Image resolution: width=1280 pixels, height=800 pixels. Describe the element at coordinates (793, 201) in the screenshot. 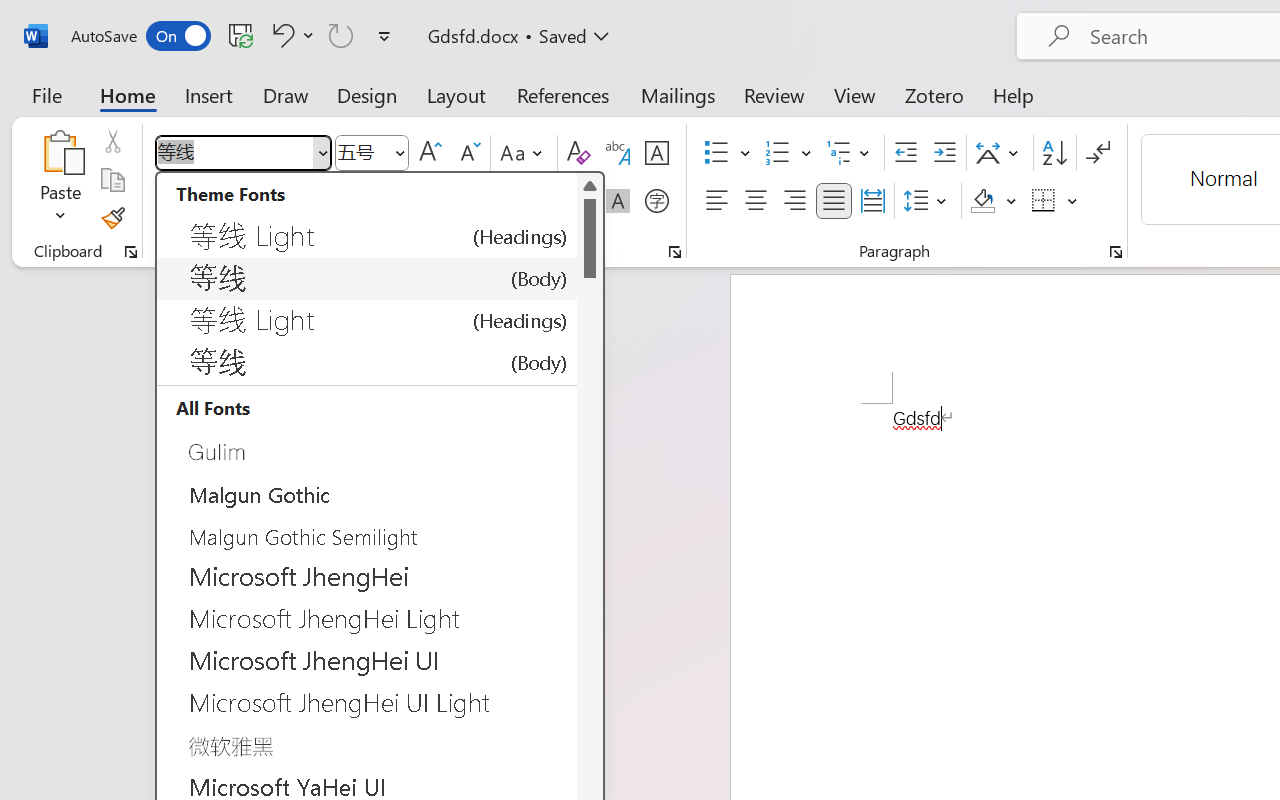

I see `'Align Right'` at that location.